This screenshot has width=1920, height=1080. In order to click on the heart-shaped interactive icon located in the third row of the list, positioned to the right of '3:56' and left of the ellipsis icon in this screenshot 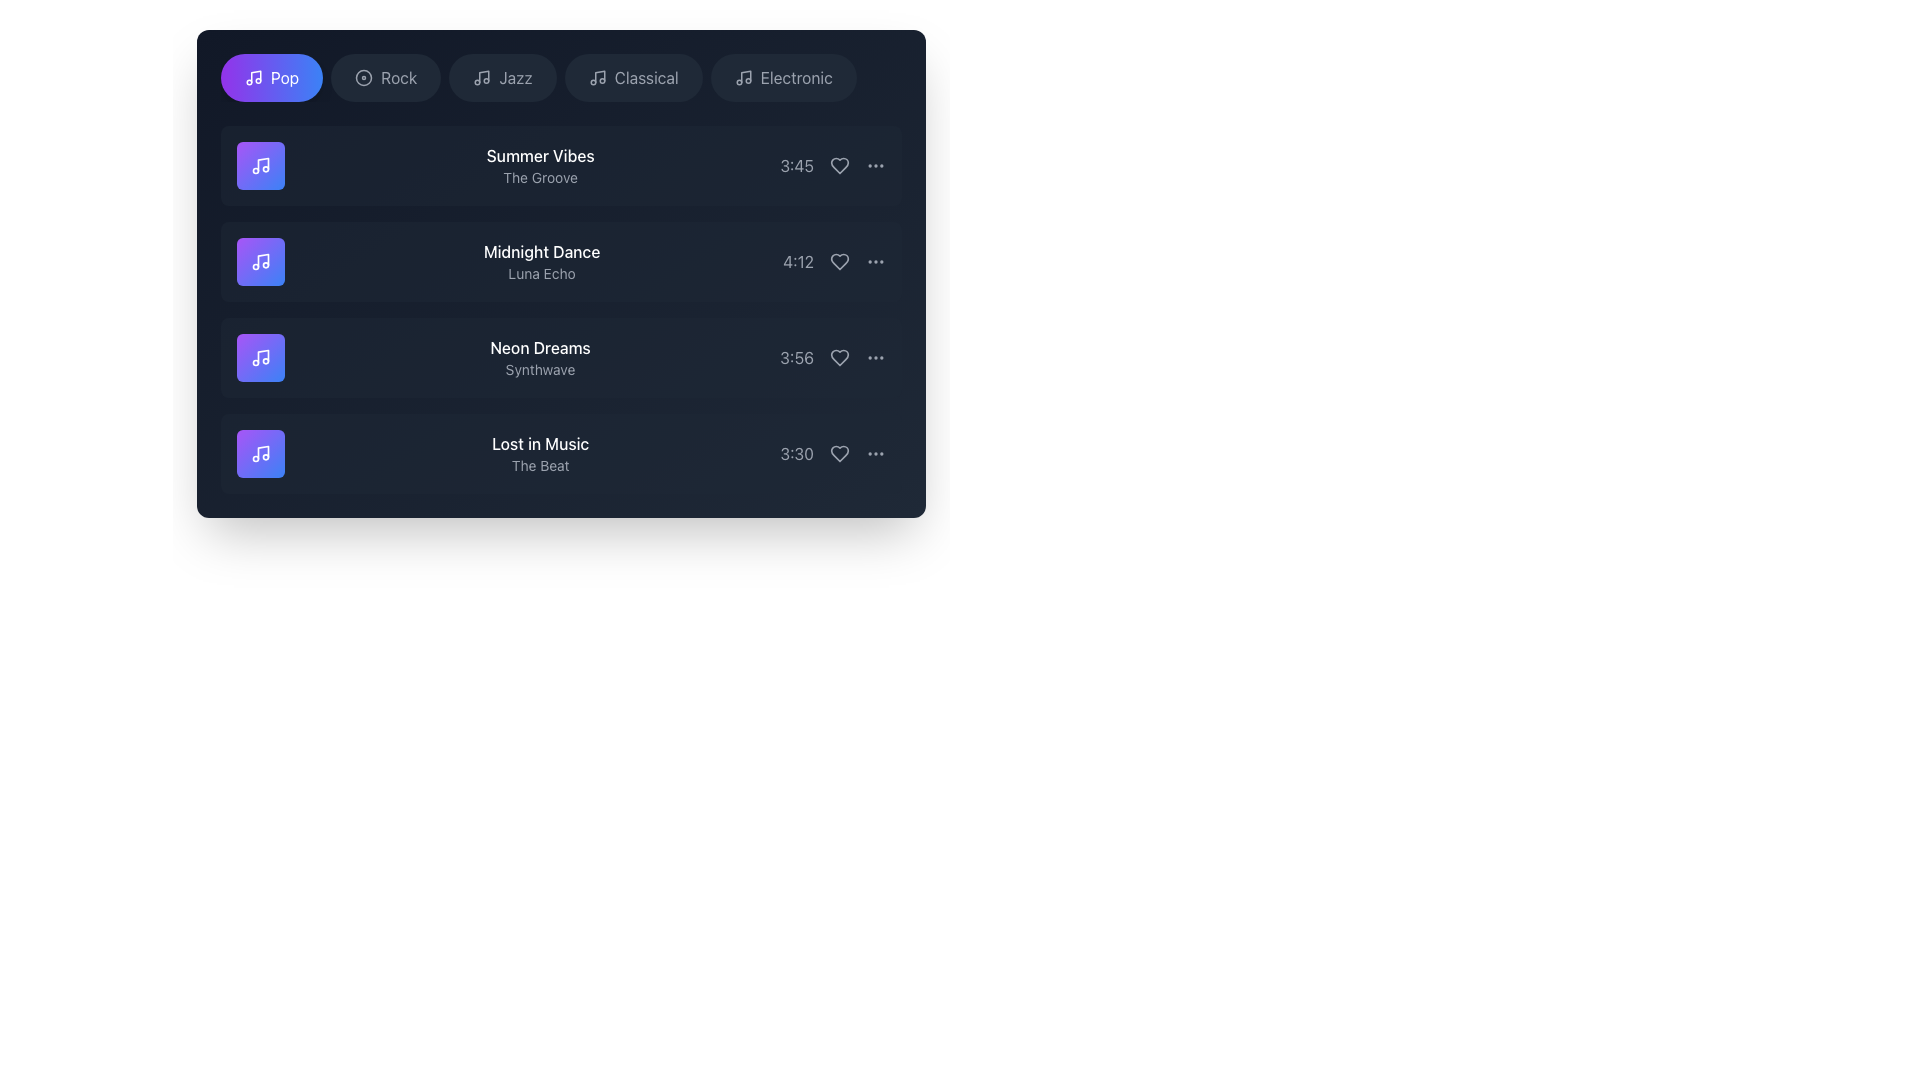, I will do `click(840, 357)`.